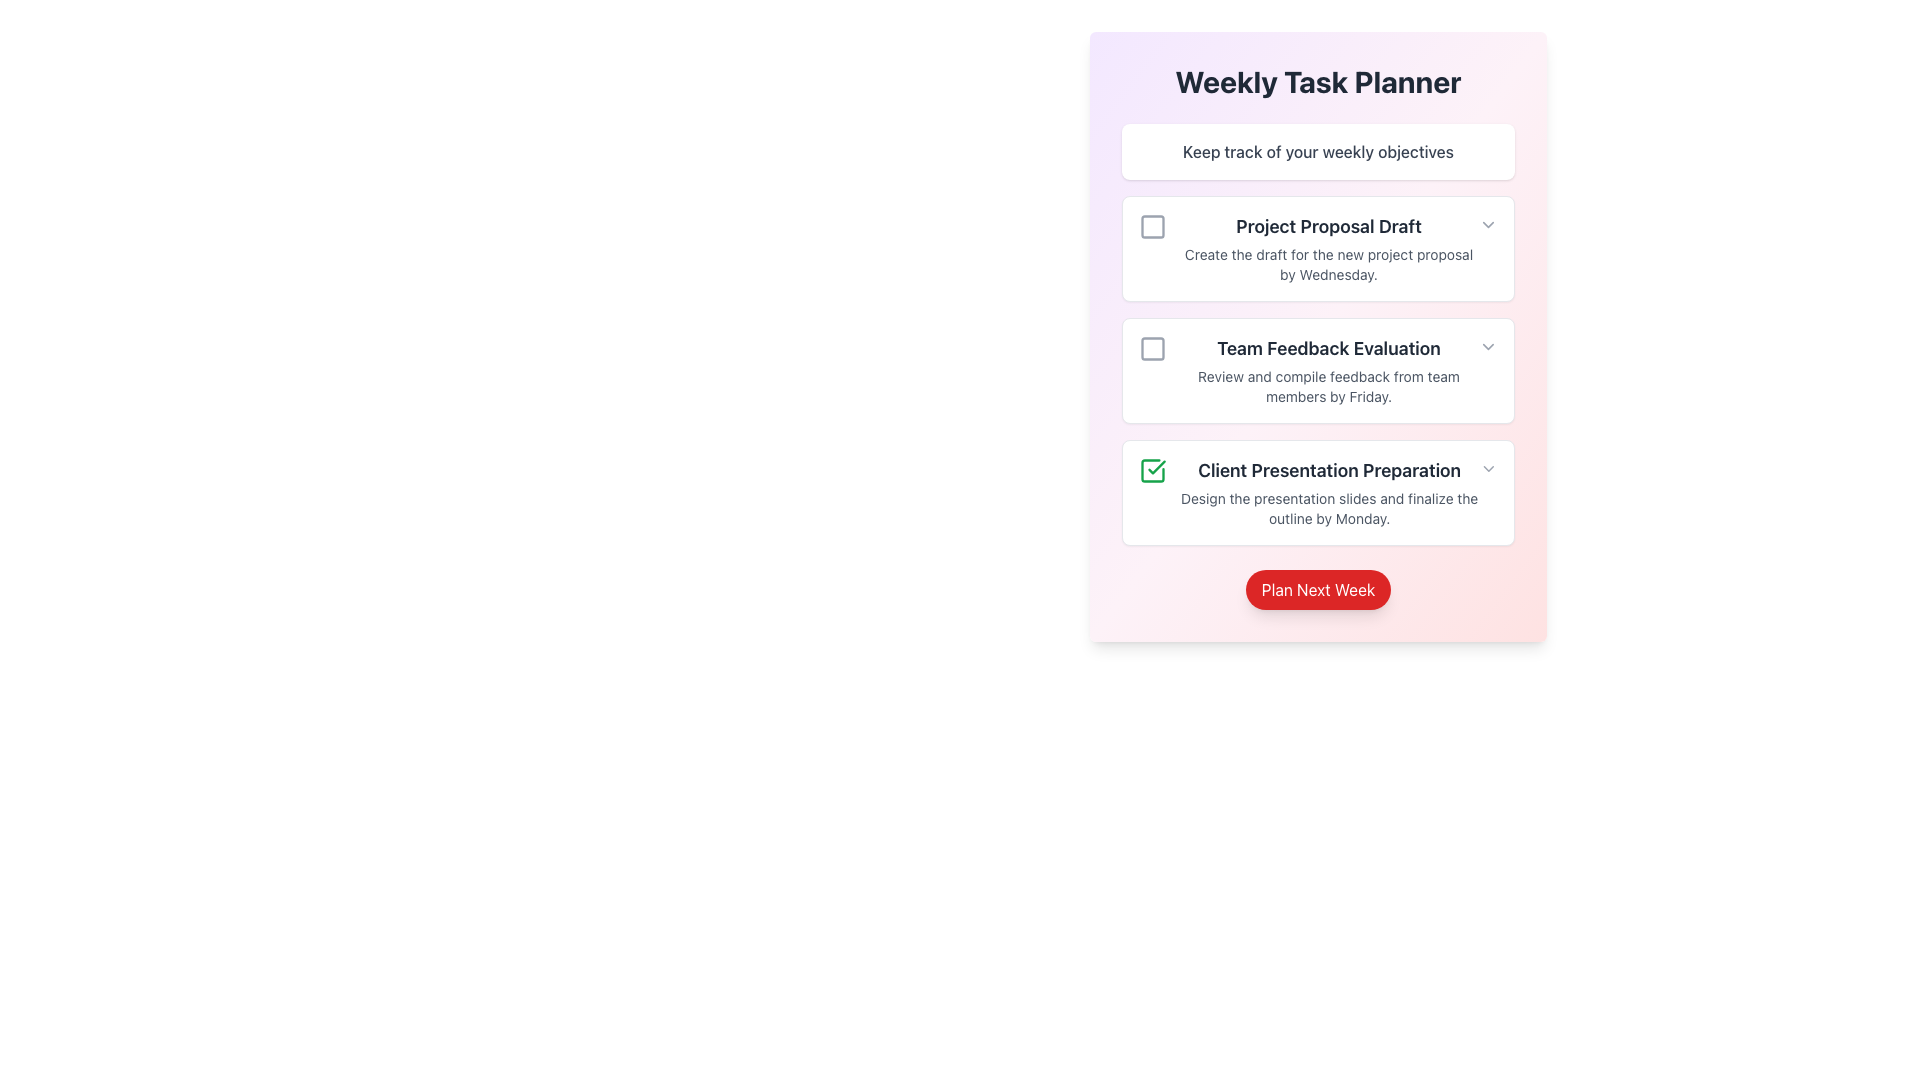 This screenshot has width=1920, height=1080. What do you see at coordinates (1309, 370) in the screenshot?
I see `task description for 'Team Feedback Evaluation' which includes the title and subtitle text in the task planner interface` at bounding box center [1309, 370].